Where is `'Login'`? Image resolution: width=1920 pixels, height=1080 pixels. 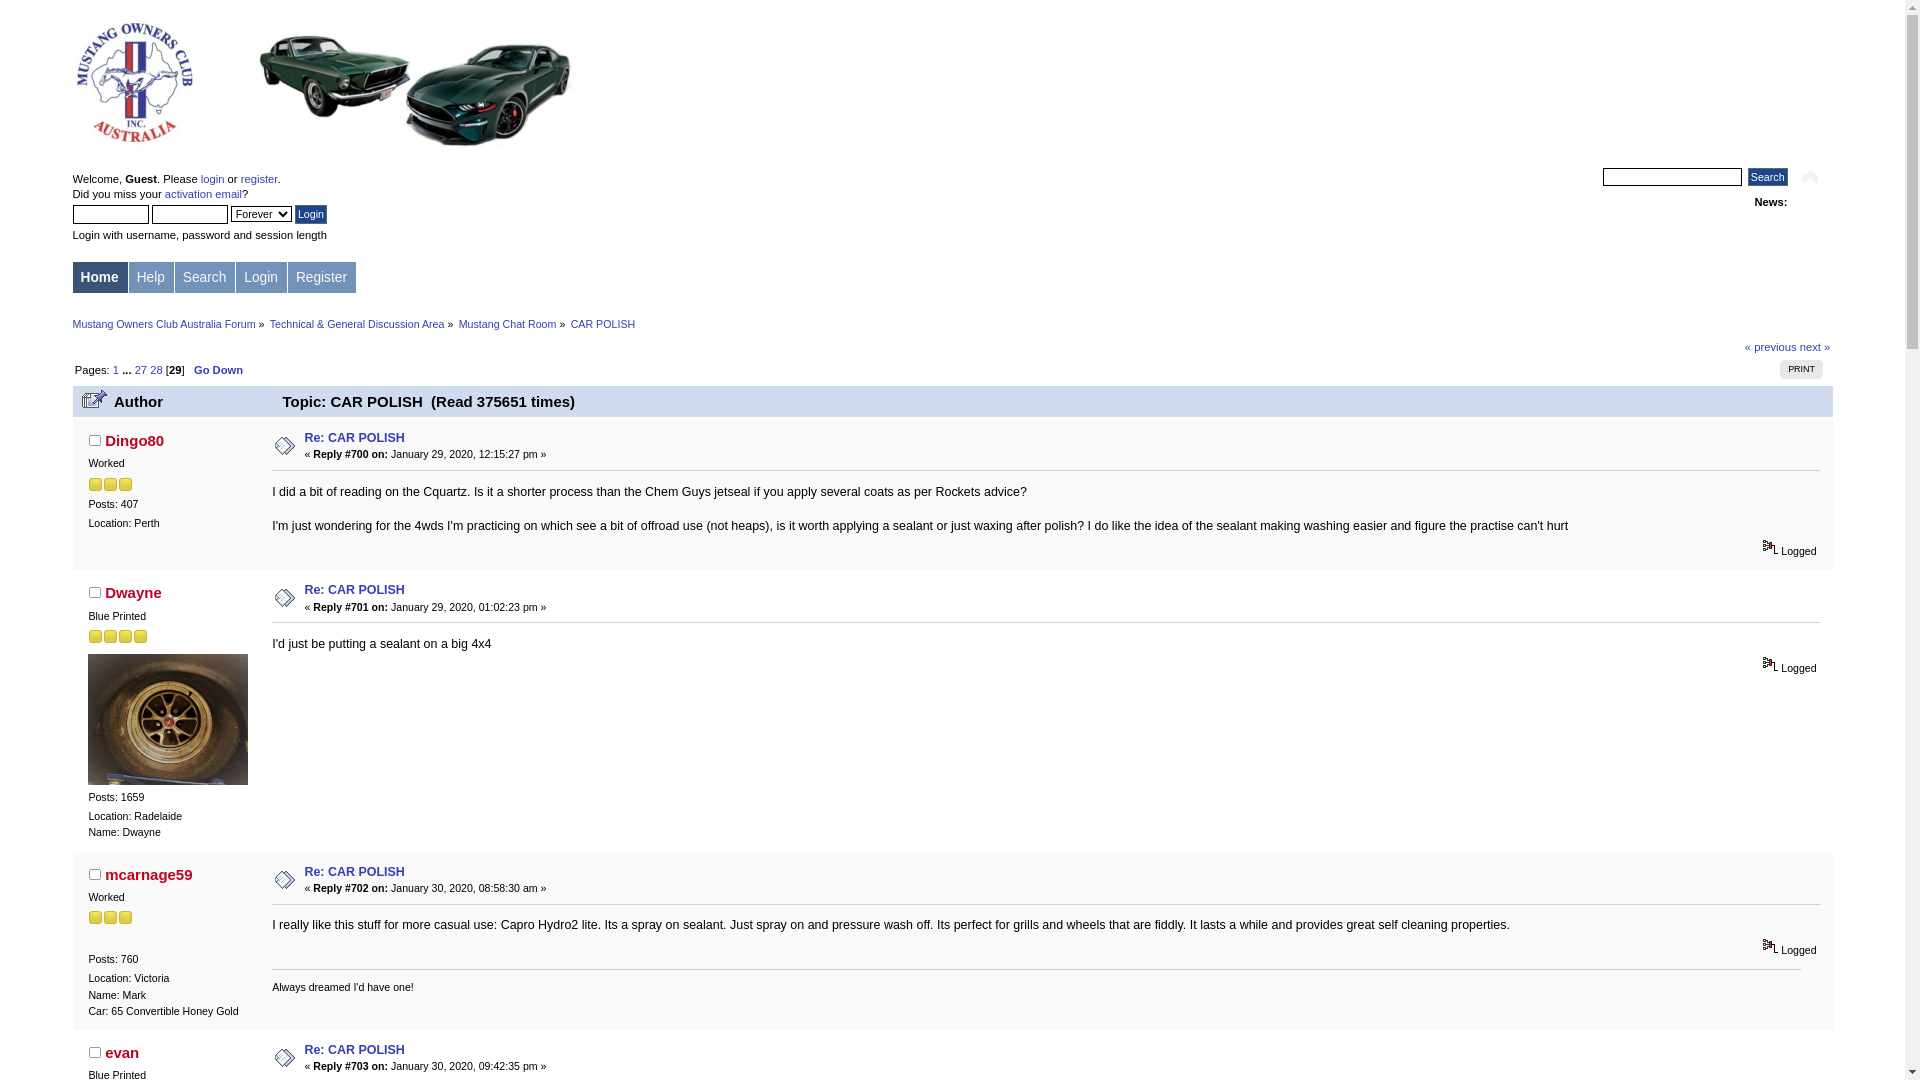 'Login' is located at coordinates (261, 277).